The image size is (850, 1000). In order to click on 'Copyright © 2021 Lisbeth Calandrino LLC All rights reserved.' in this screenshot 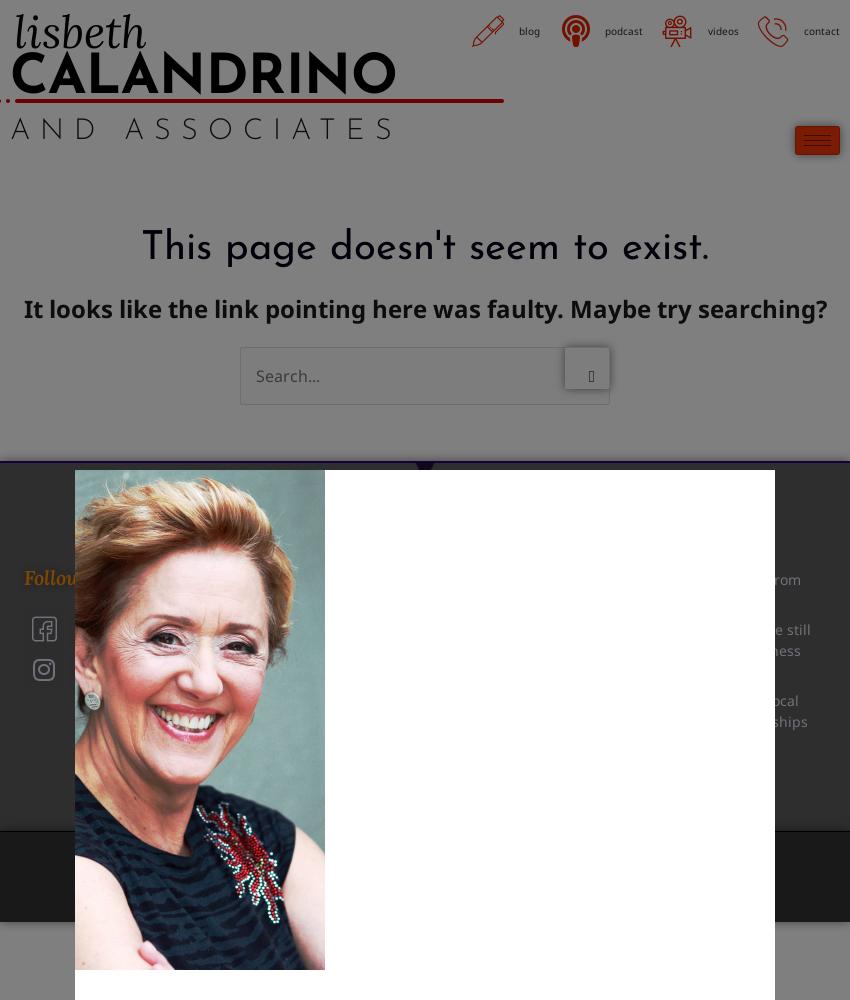, I will do `click(244, 862)`.